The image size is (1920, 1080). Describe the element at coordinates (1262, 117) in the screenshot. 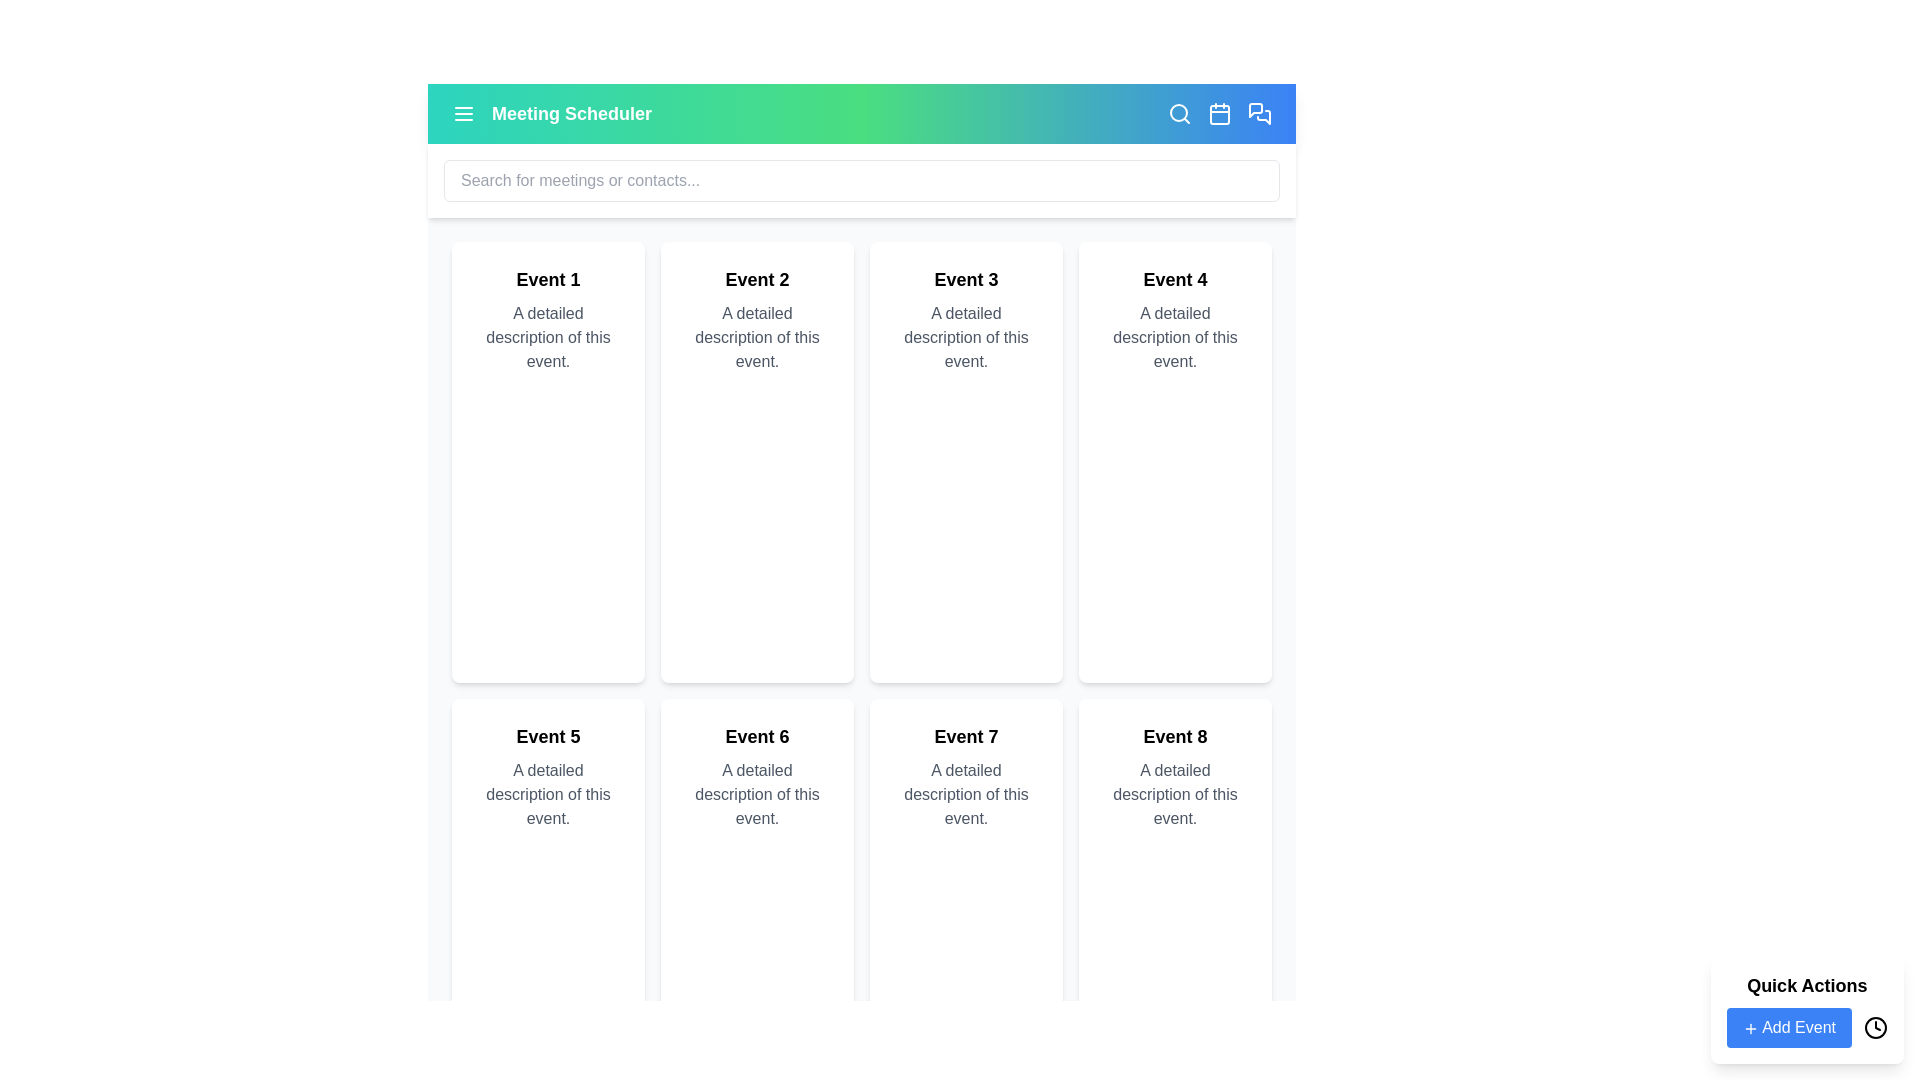

I see `the message-like icon fragment in the top-right corner of the header bar, which is part of the last icon in the sequence` at that location.